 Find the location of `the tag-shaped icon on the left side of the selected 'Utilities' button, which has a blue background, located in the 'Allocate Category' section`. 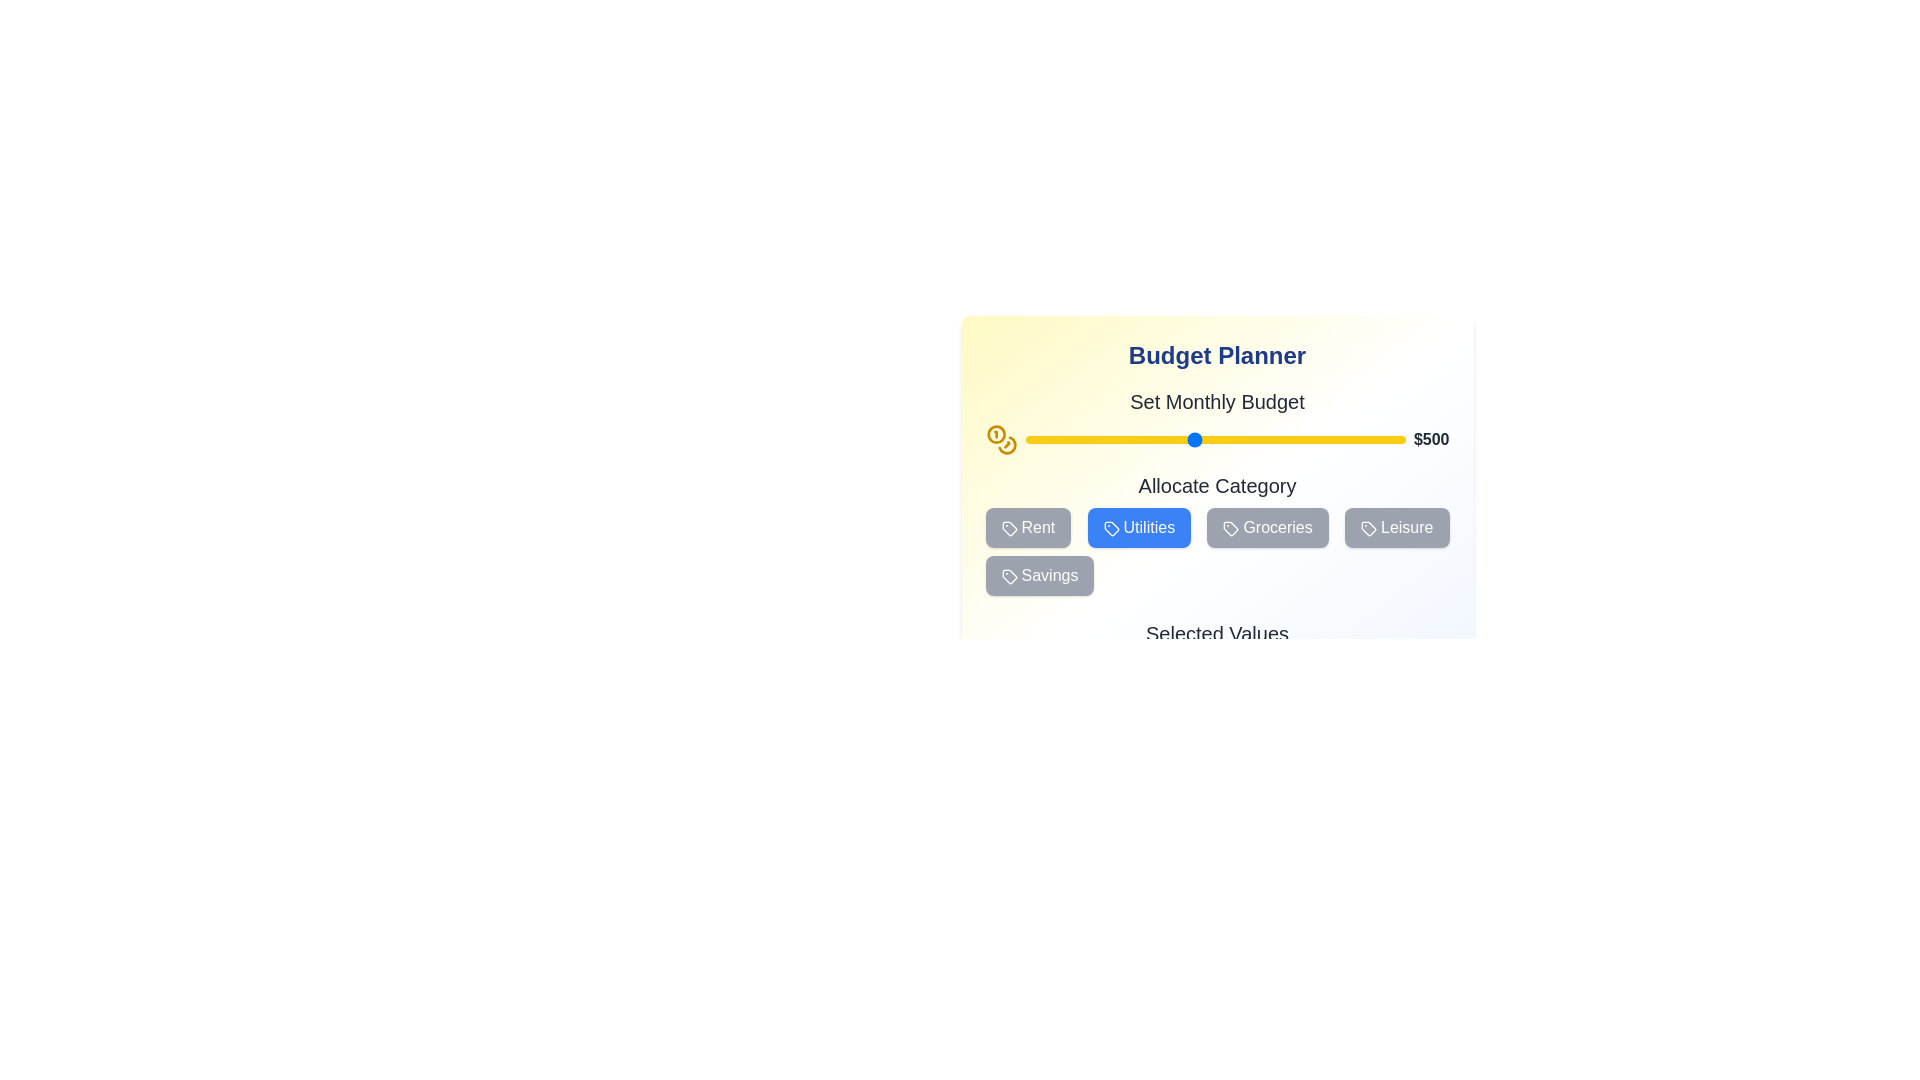

the tag-shaped icon on the left side of the selected 'Utilities' button, which has a blue background, located in the 'Allocate Category' section is located at coordinates (1110, 527).